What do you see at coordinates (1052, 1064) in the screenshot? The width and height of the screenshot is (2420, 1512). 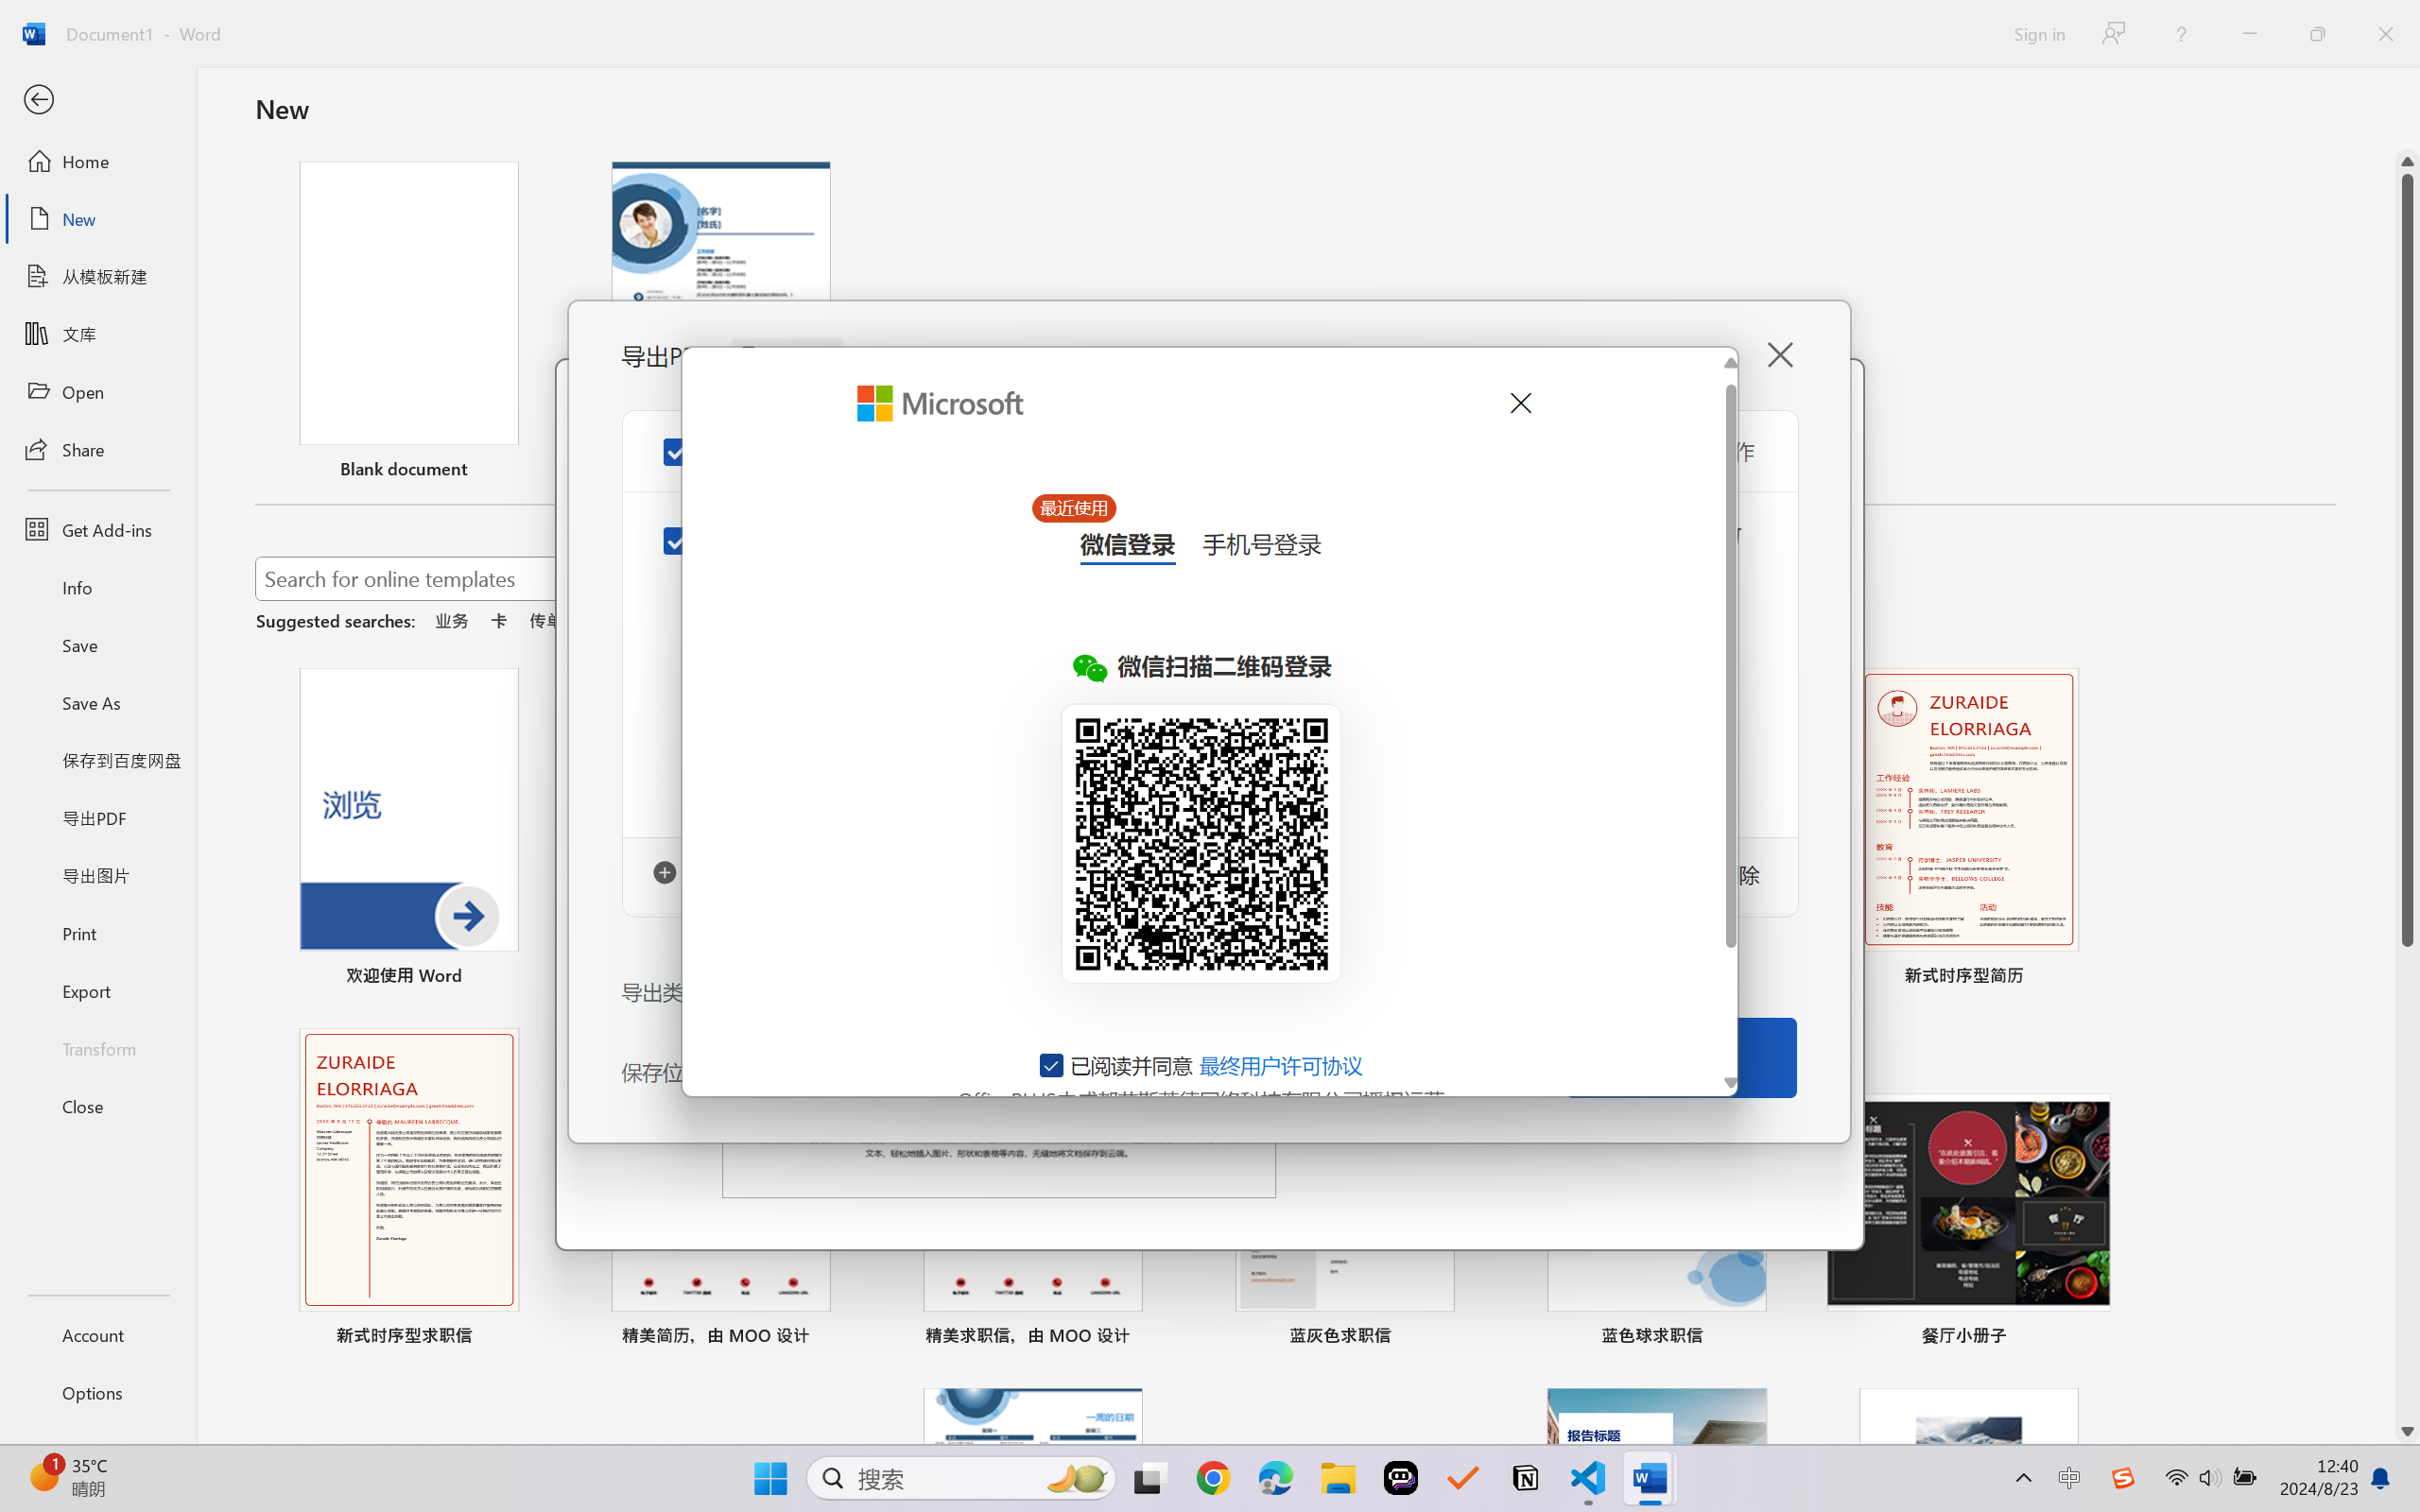 I see `'AutomationID: checkbox-14'` at bounding box center [1052, 1064].